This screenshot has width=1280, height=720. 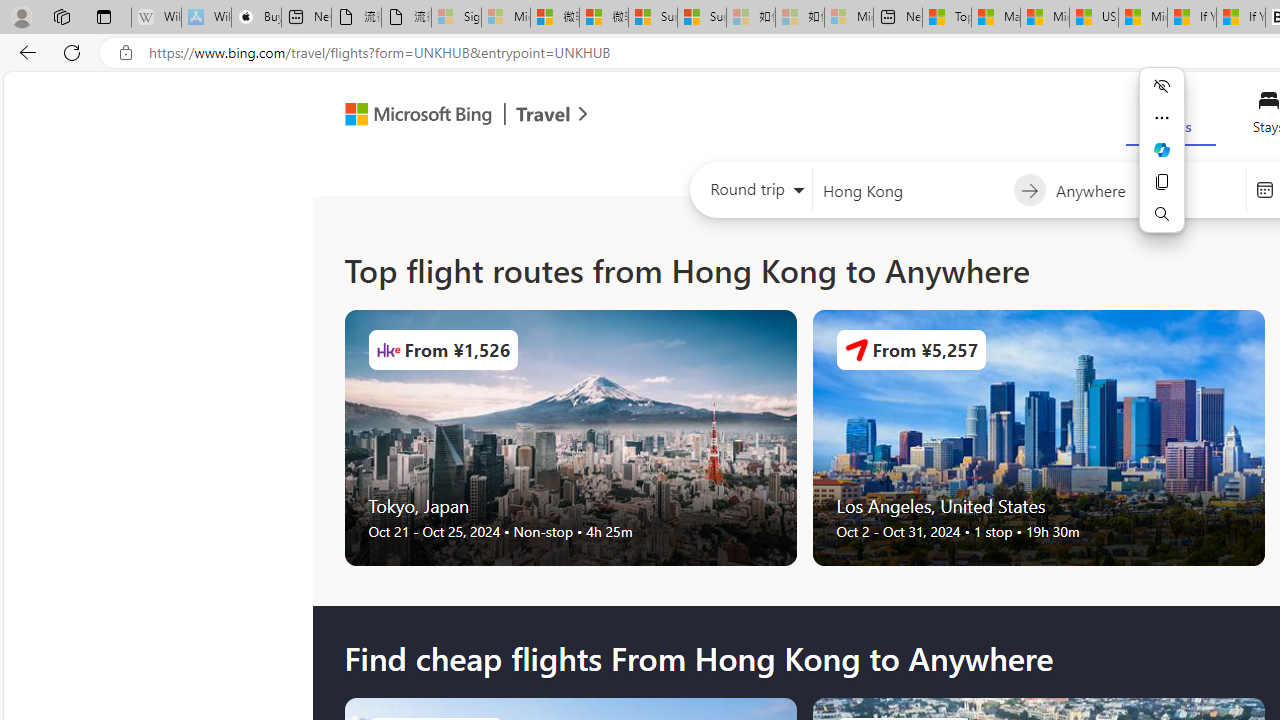 What do you see at coordinates (1162, 149) in the screenshot?
I see `'Ask Copilot'` at bounding box center [1162, 149].